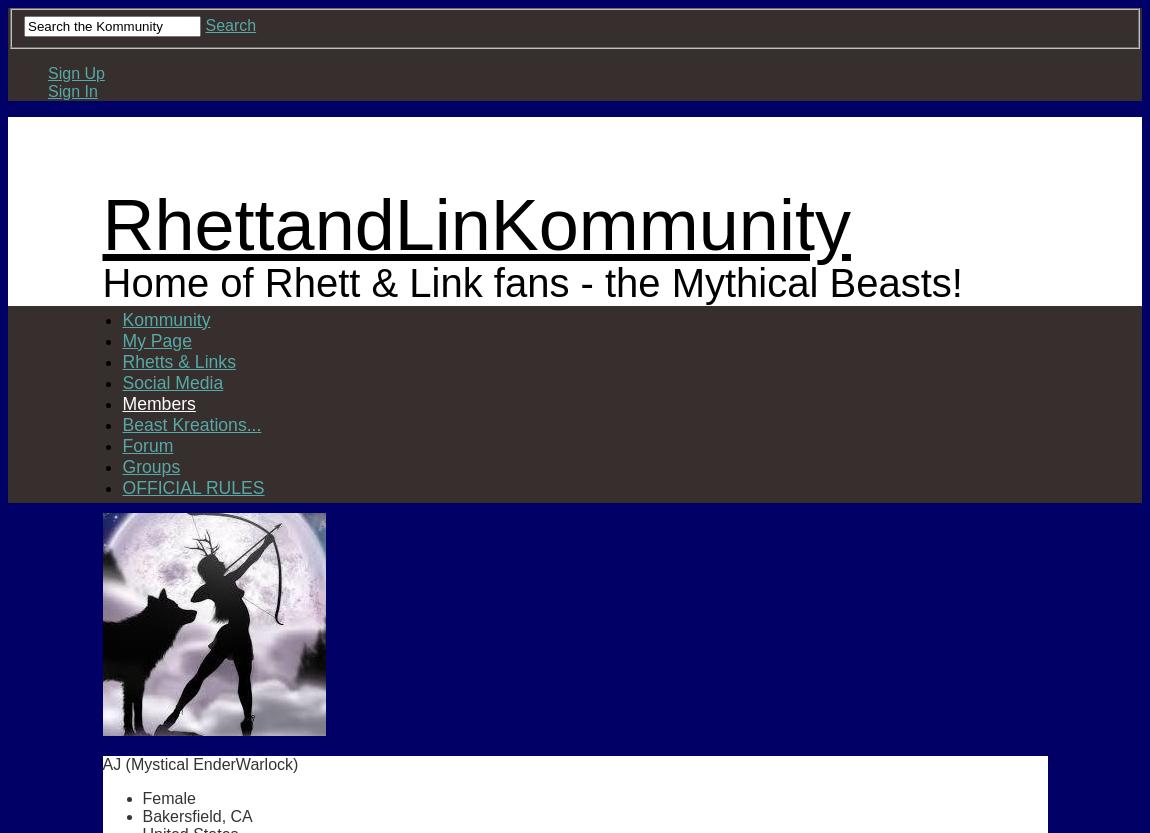 This screenshot has width=1150, height=833. What do you see at coordinates (171, 382) in the screenshot?
I see `'Social Media'` at bounding box center [171, 382].